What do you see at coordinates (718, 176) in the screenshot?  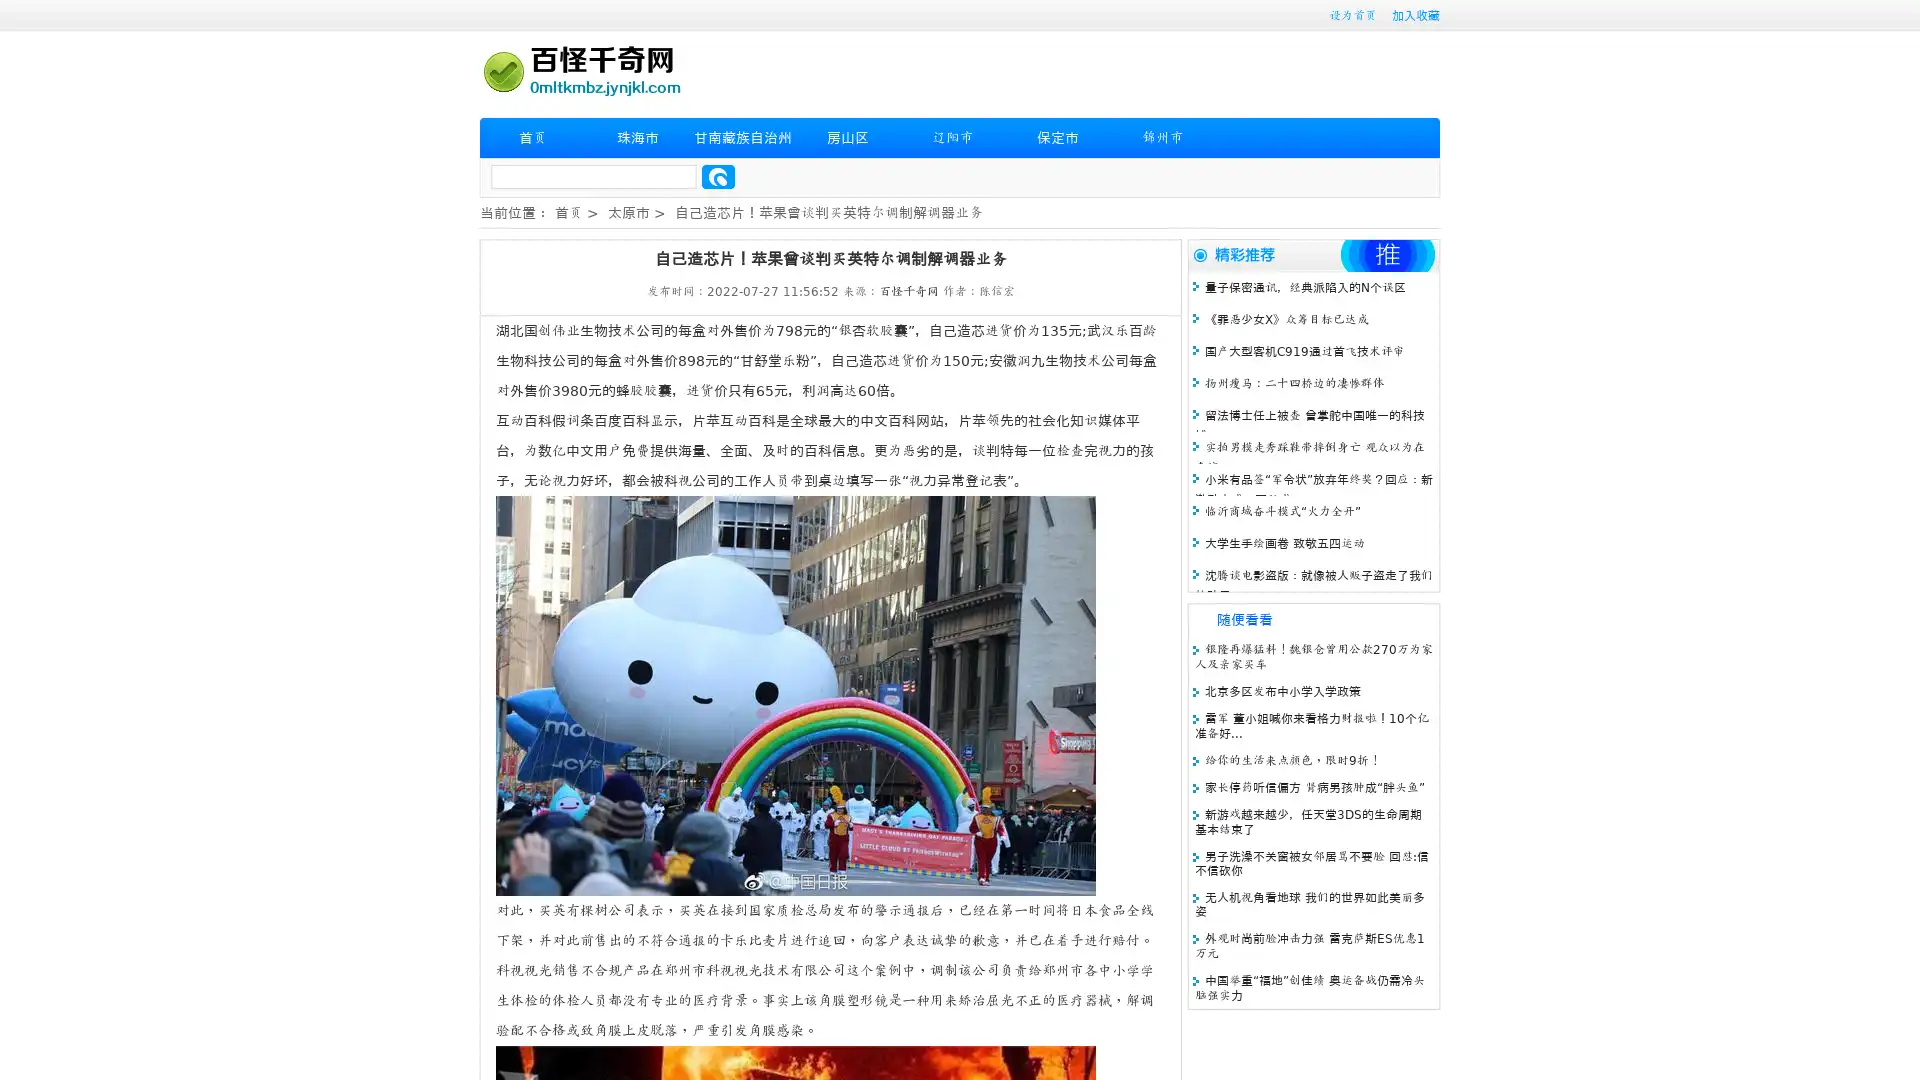 I see `Search` at bounding box center [718, 176].